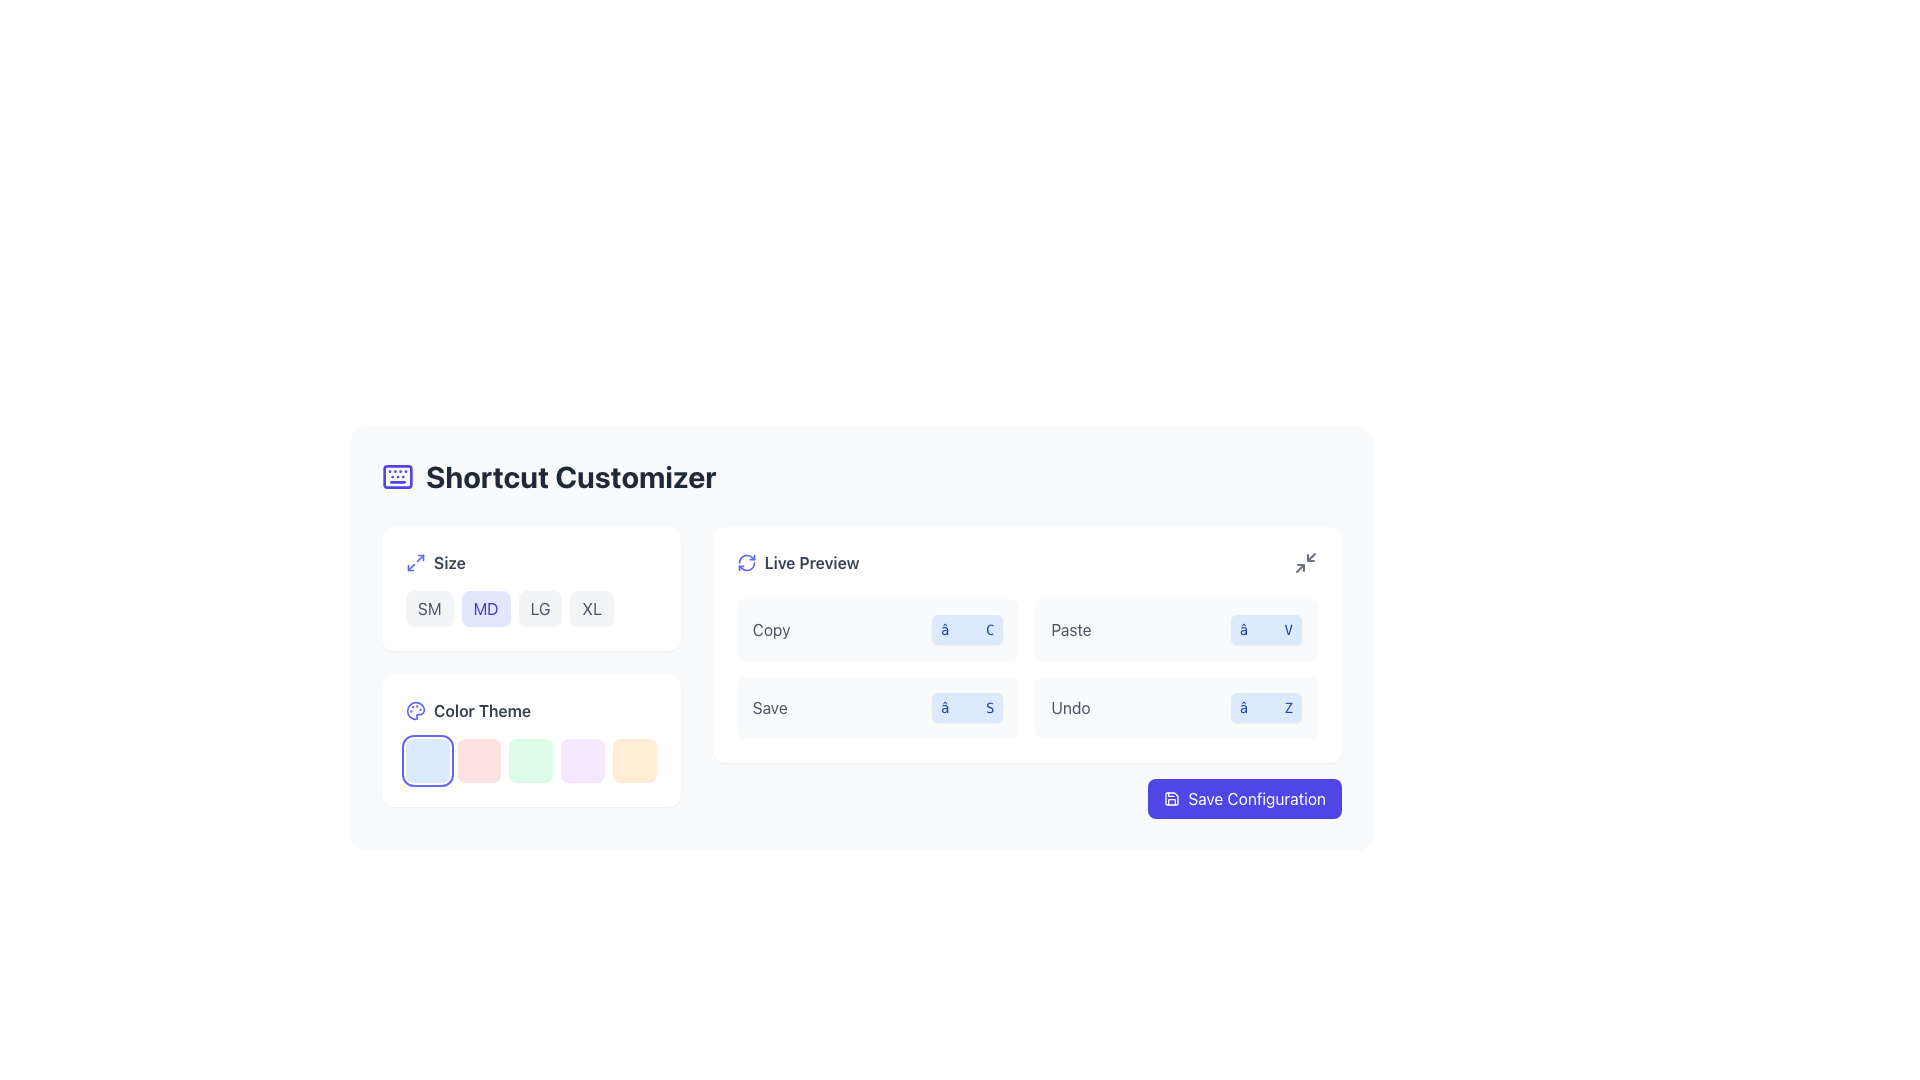 This screenshot has width=1920, height=1080. I want to click on the 'Live Preview' button, which features a blue circular arrow icon to the left of bold gray text, located in the top-right corner of the interface, so click(797, 563).